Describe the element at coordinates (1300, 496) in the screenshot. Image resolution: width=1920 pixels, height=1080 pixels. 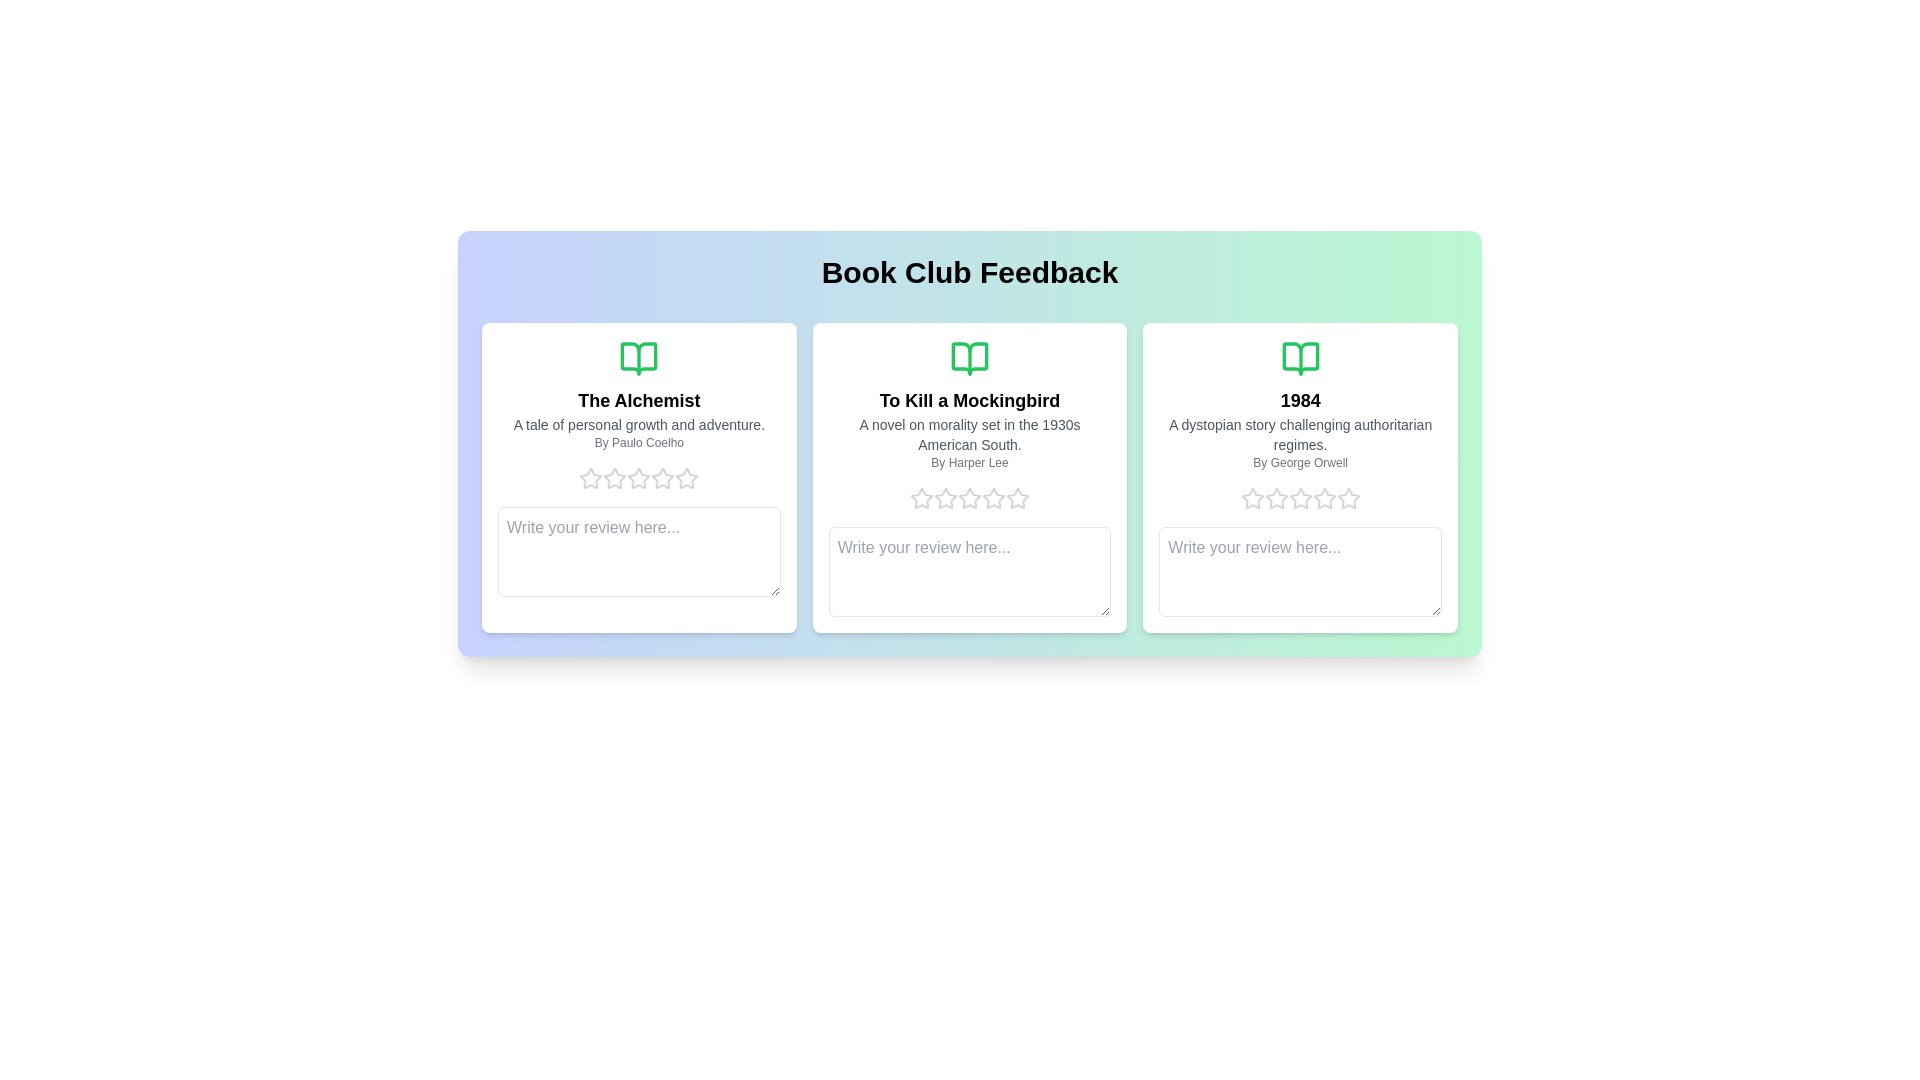
I see `the second rating star icon for the book '1984' in the 'Book Club Feedback' interface` at that location.